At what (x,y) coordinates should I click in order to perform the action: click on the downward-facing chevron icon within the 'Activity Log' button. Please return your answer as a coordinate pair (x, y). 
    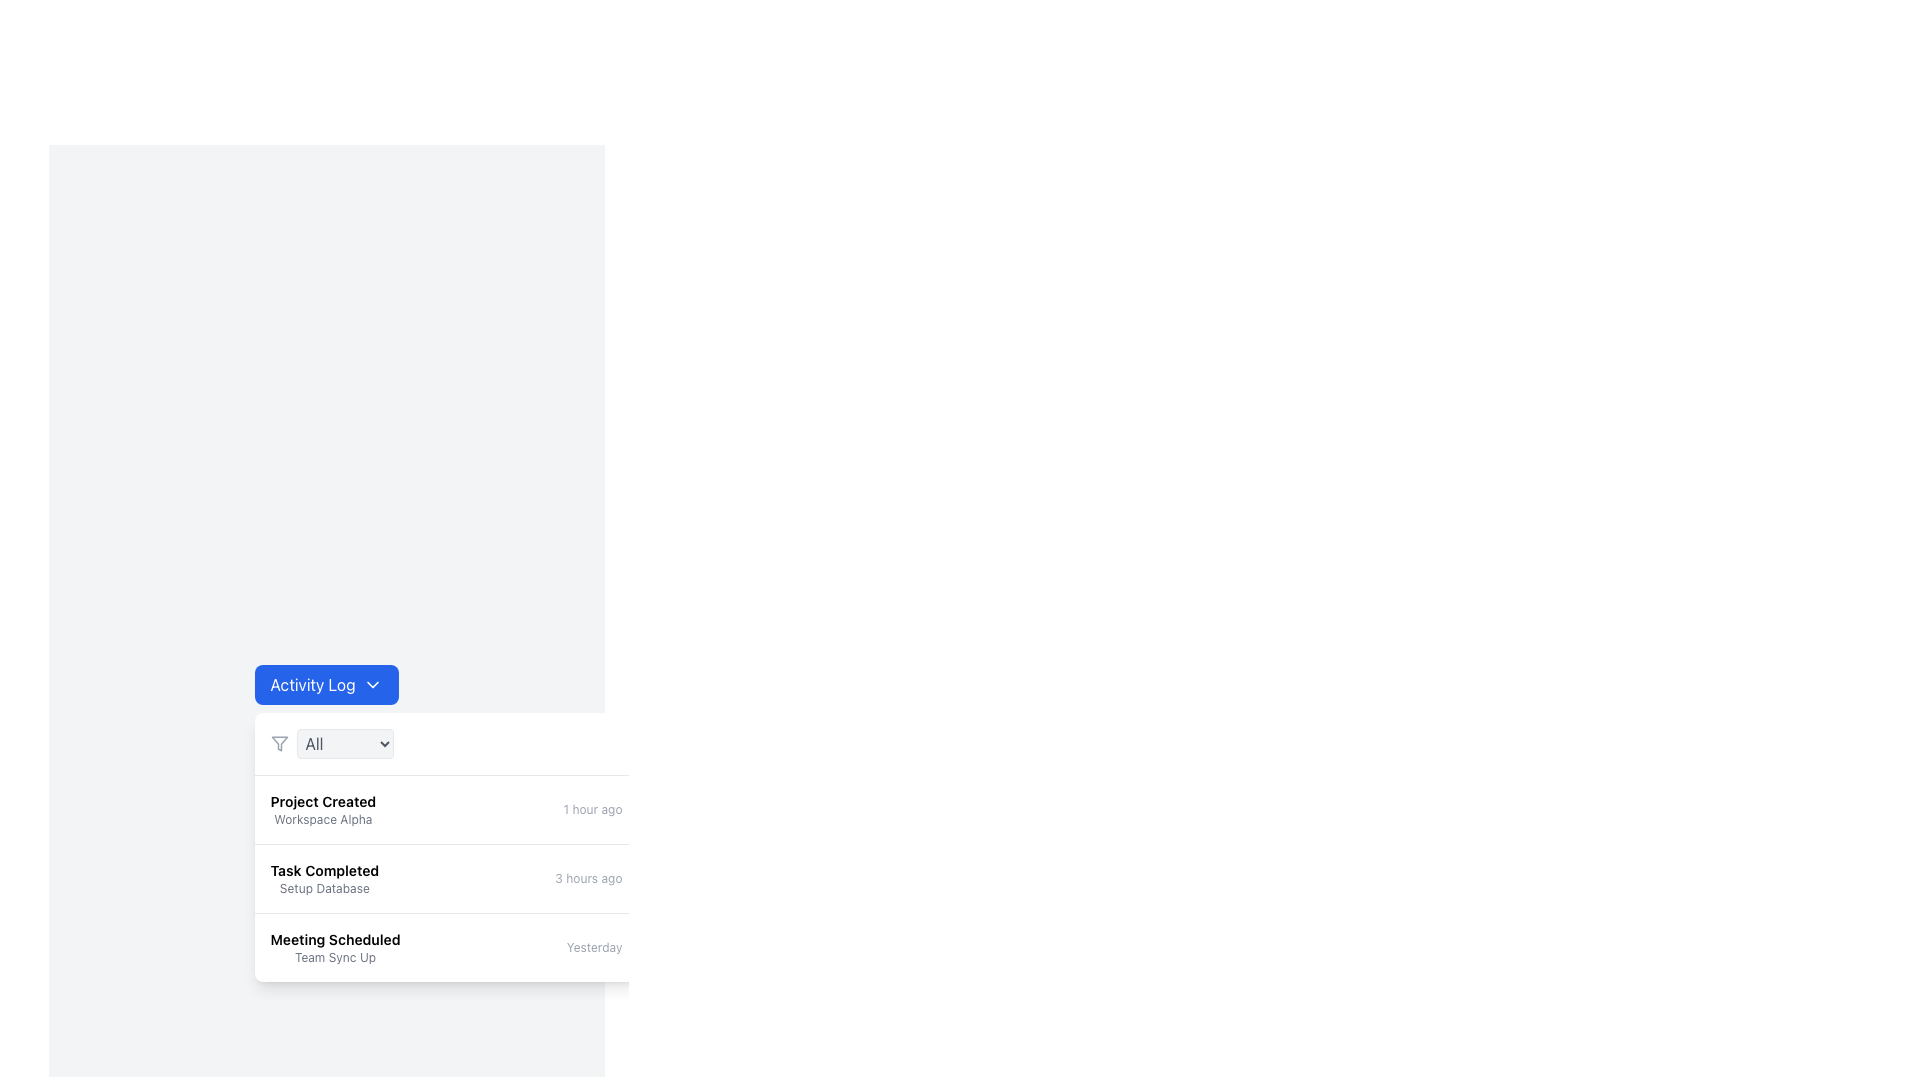
    Looking at the image, I should click on (373, 684).